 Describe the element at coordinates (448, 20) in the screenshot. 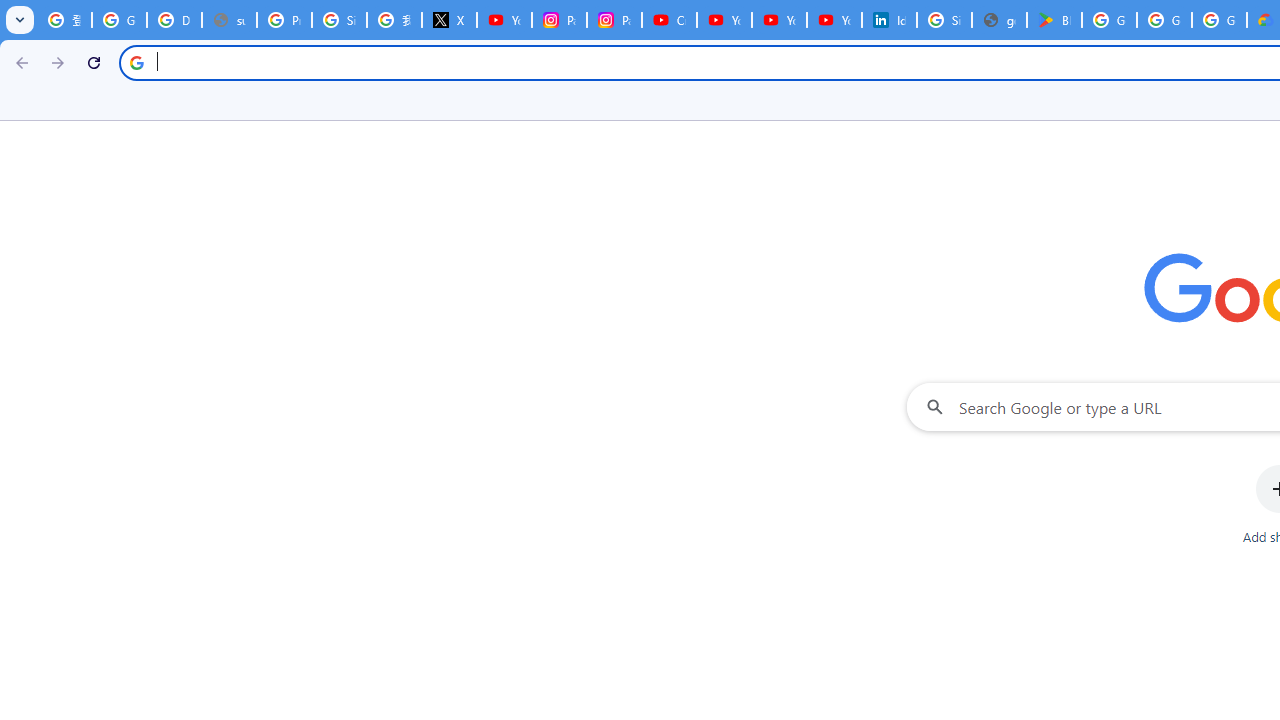

I see `'X'` at that location.